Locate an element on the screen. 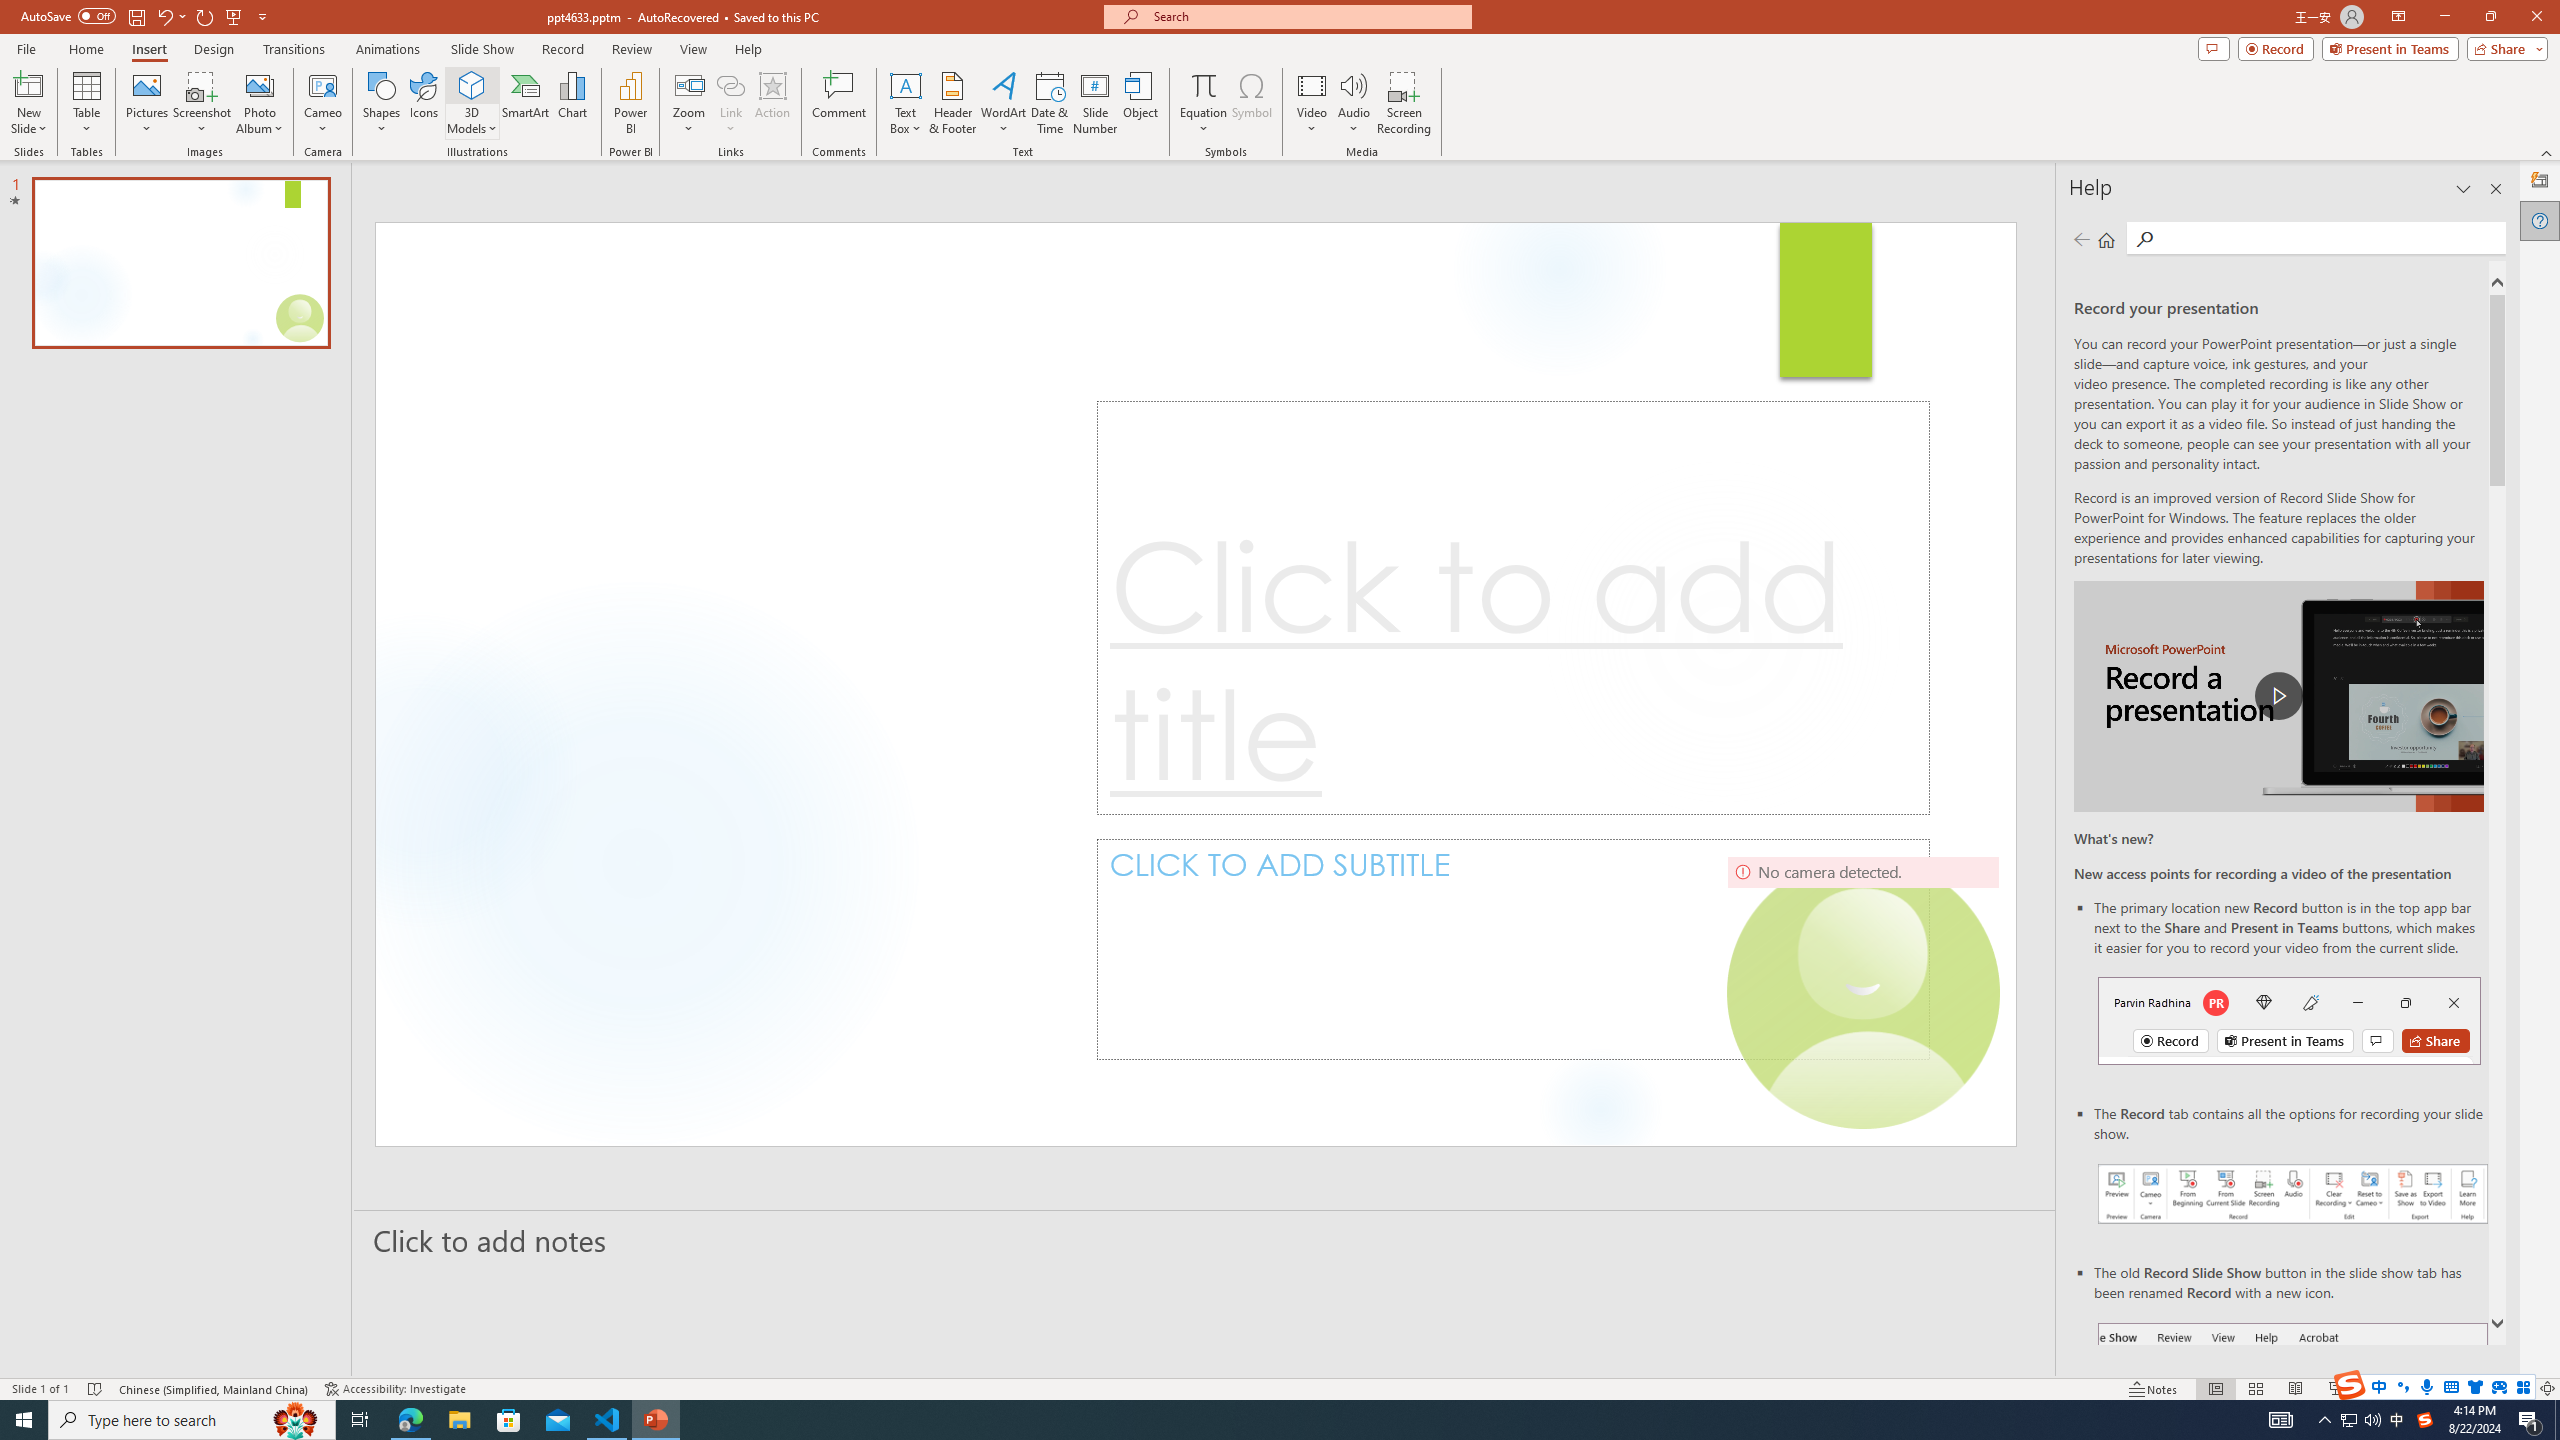 The width and height of the screenshot is (2560, 1440). 'SmartArt...' is located at coordinates (525, 103).